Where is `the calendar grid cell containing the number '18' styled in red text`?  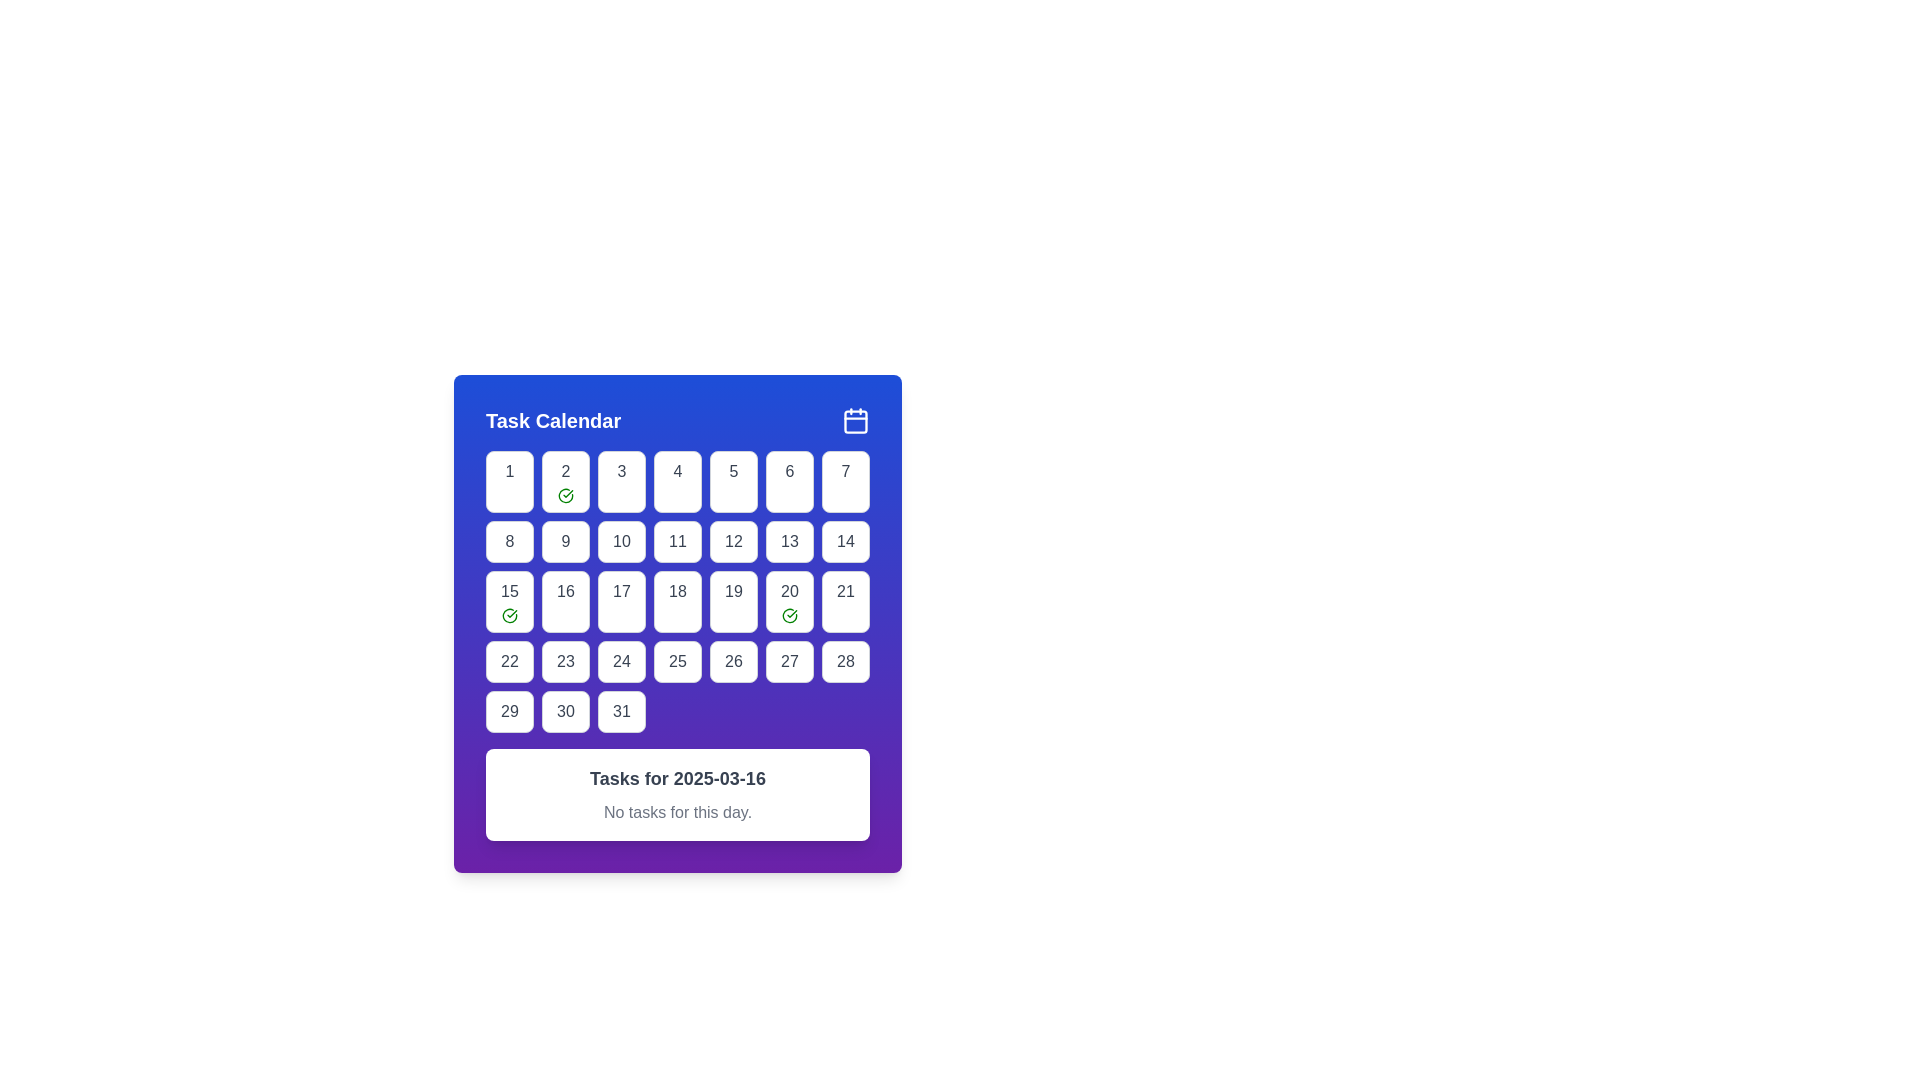 the calendar grid cell containing the number '18' styled in red text is located at coordinates (677, 590).